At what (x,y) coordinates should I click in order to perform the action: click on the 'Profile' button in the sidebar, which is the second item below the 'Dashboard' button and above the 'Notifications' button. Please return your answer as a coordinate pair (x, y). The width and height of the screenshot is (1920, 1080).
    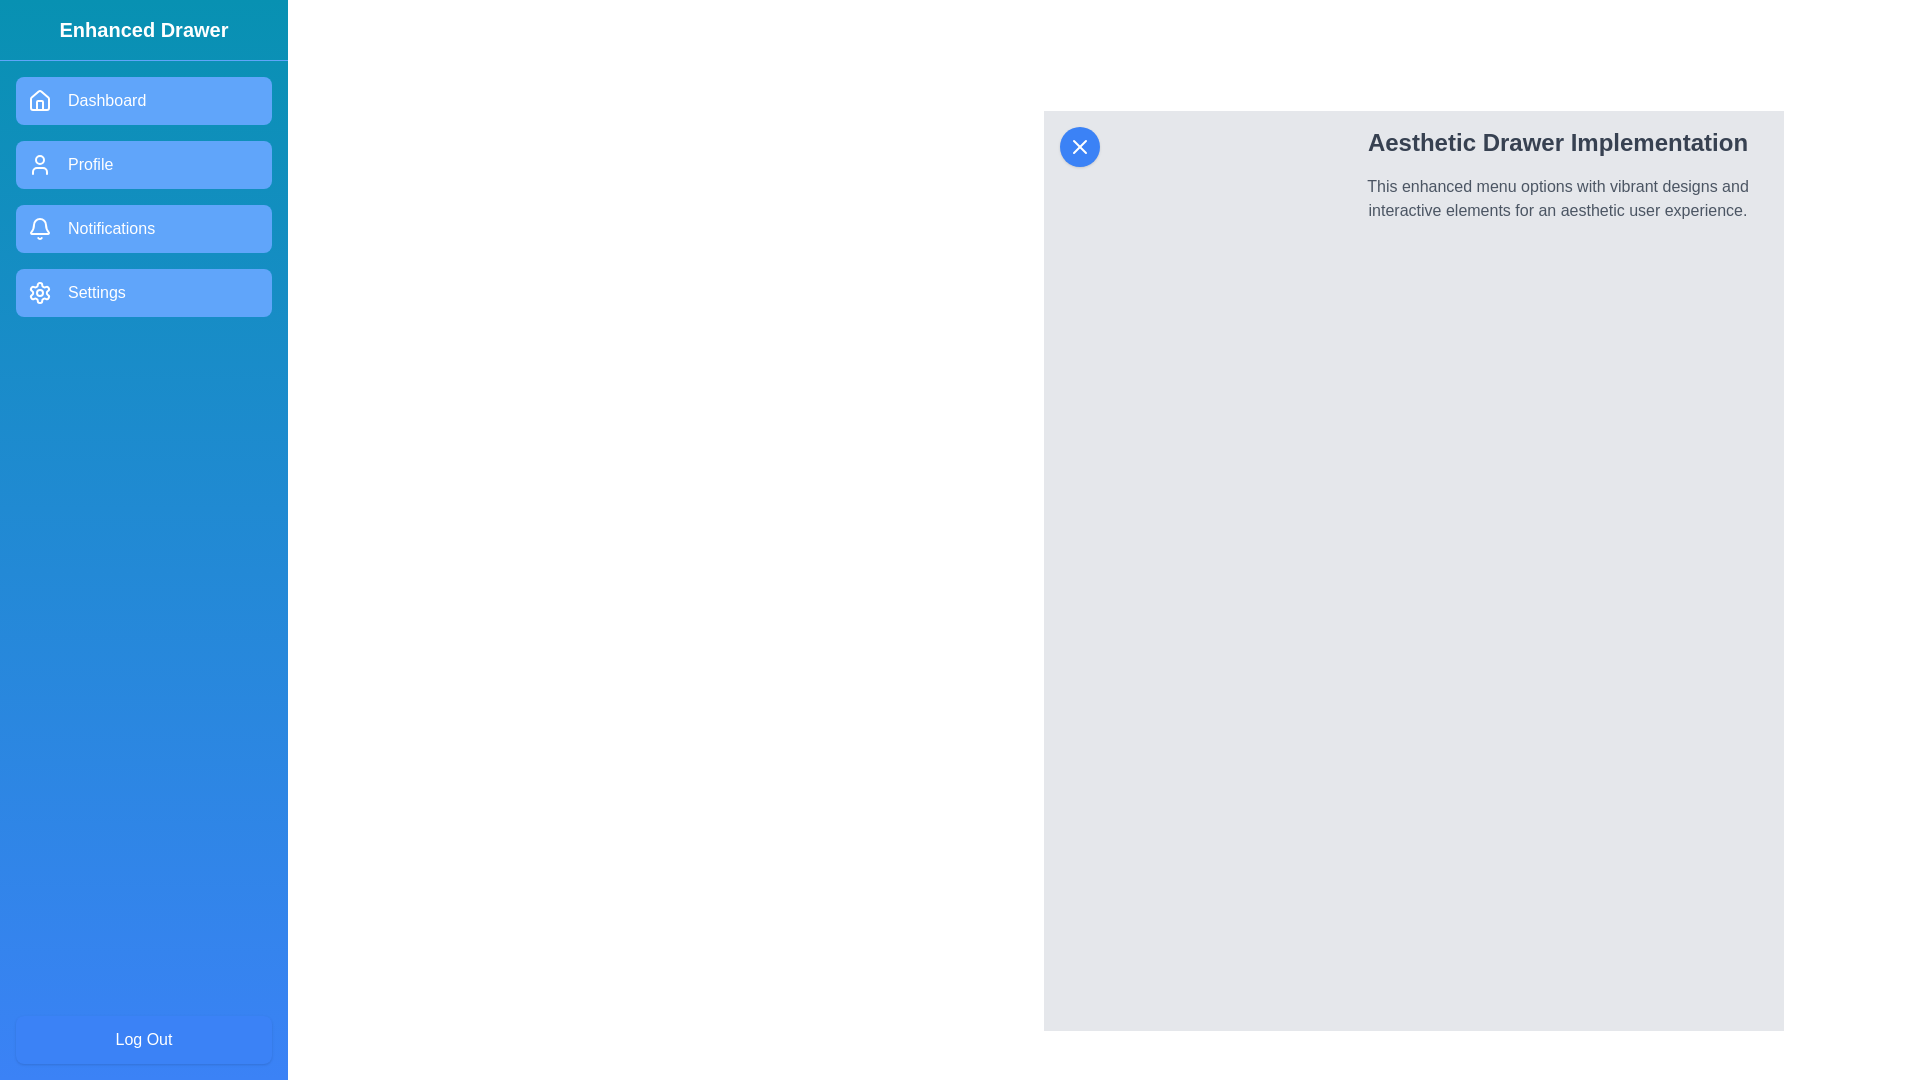
    Looking at the image, I should click on (143, 164).